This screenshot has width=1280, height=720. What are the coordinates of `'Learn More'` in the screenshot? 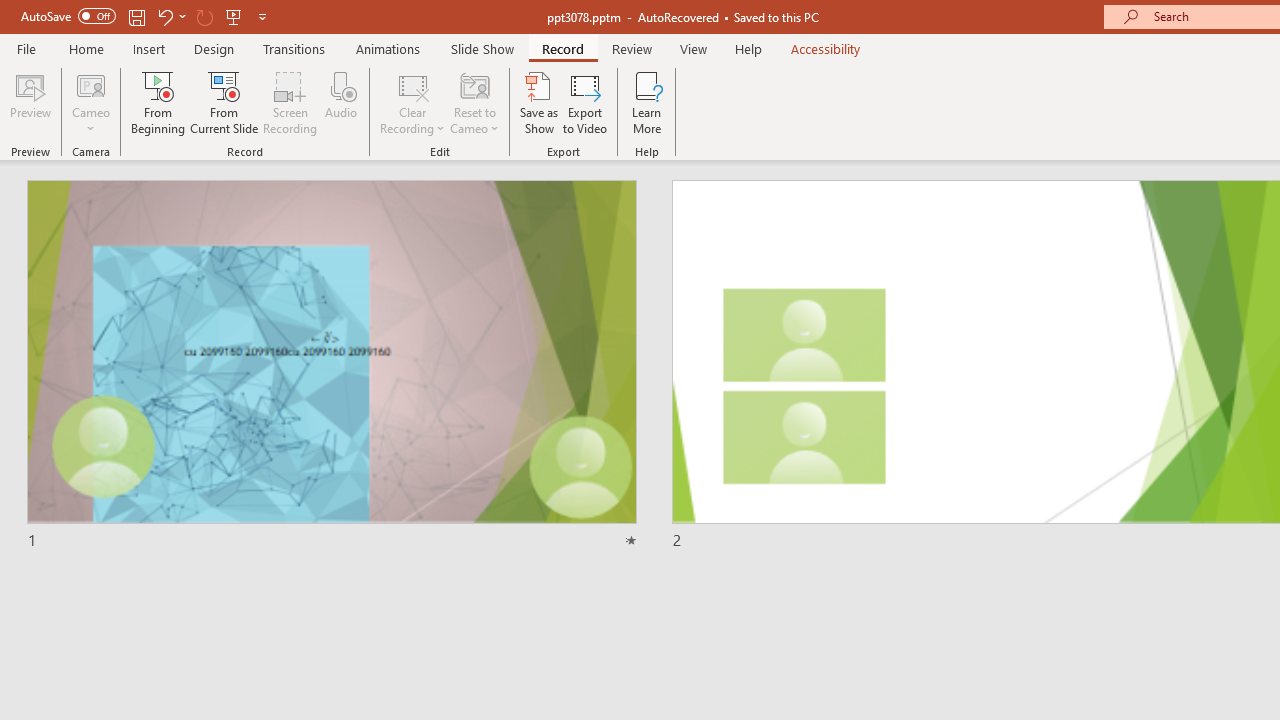 It's located at (647, 103).